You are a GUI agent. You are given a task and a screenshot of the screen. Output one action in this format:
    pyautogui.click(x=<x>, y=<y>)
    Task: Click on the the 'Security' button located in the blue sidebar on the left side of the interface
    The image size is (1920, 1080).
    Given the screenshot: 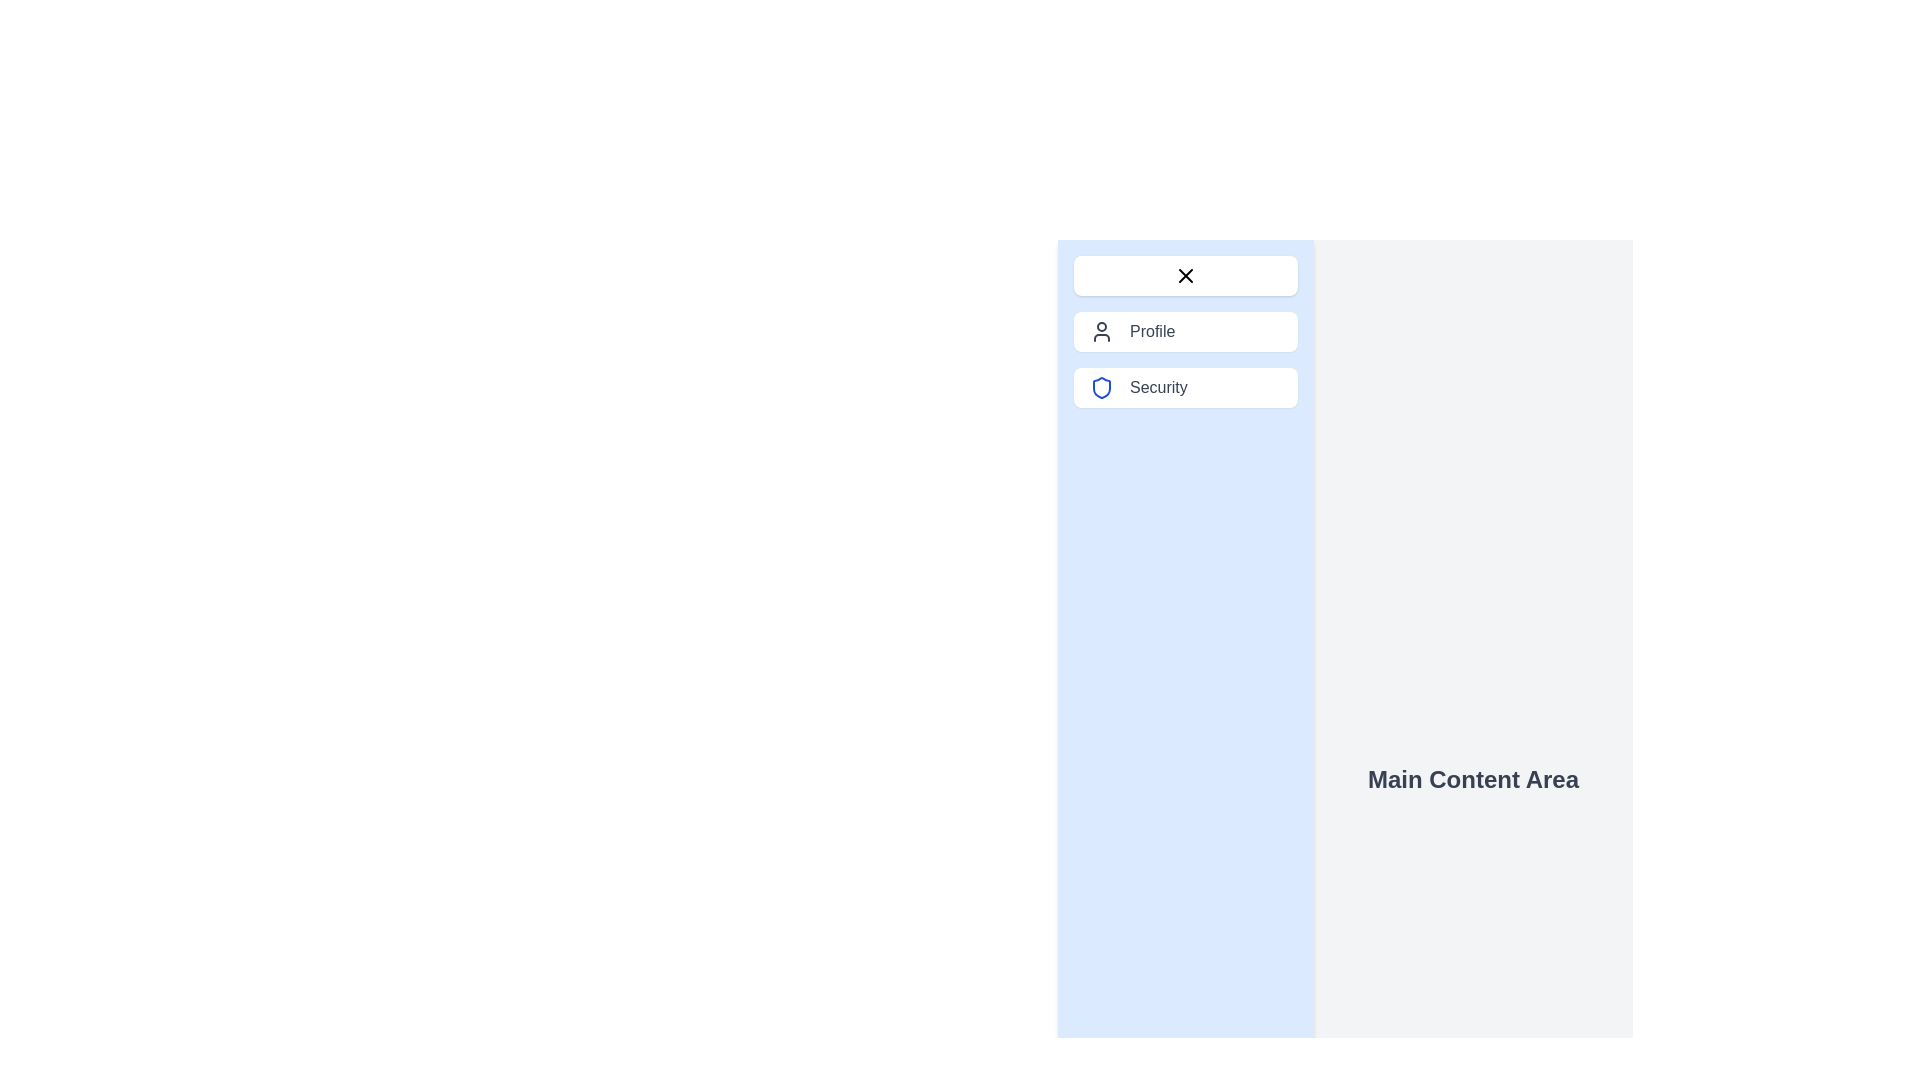 What is the action you would take?
    pyautogui.click(x=1185, y=388)
    